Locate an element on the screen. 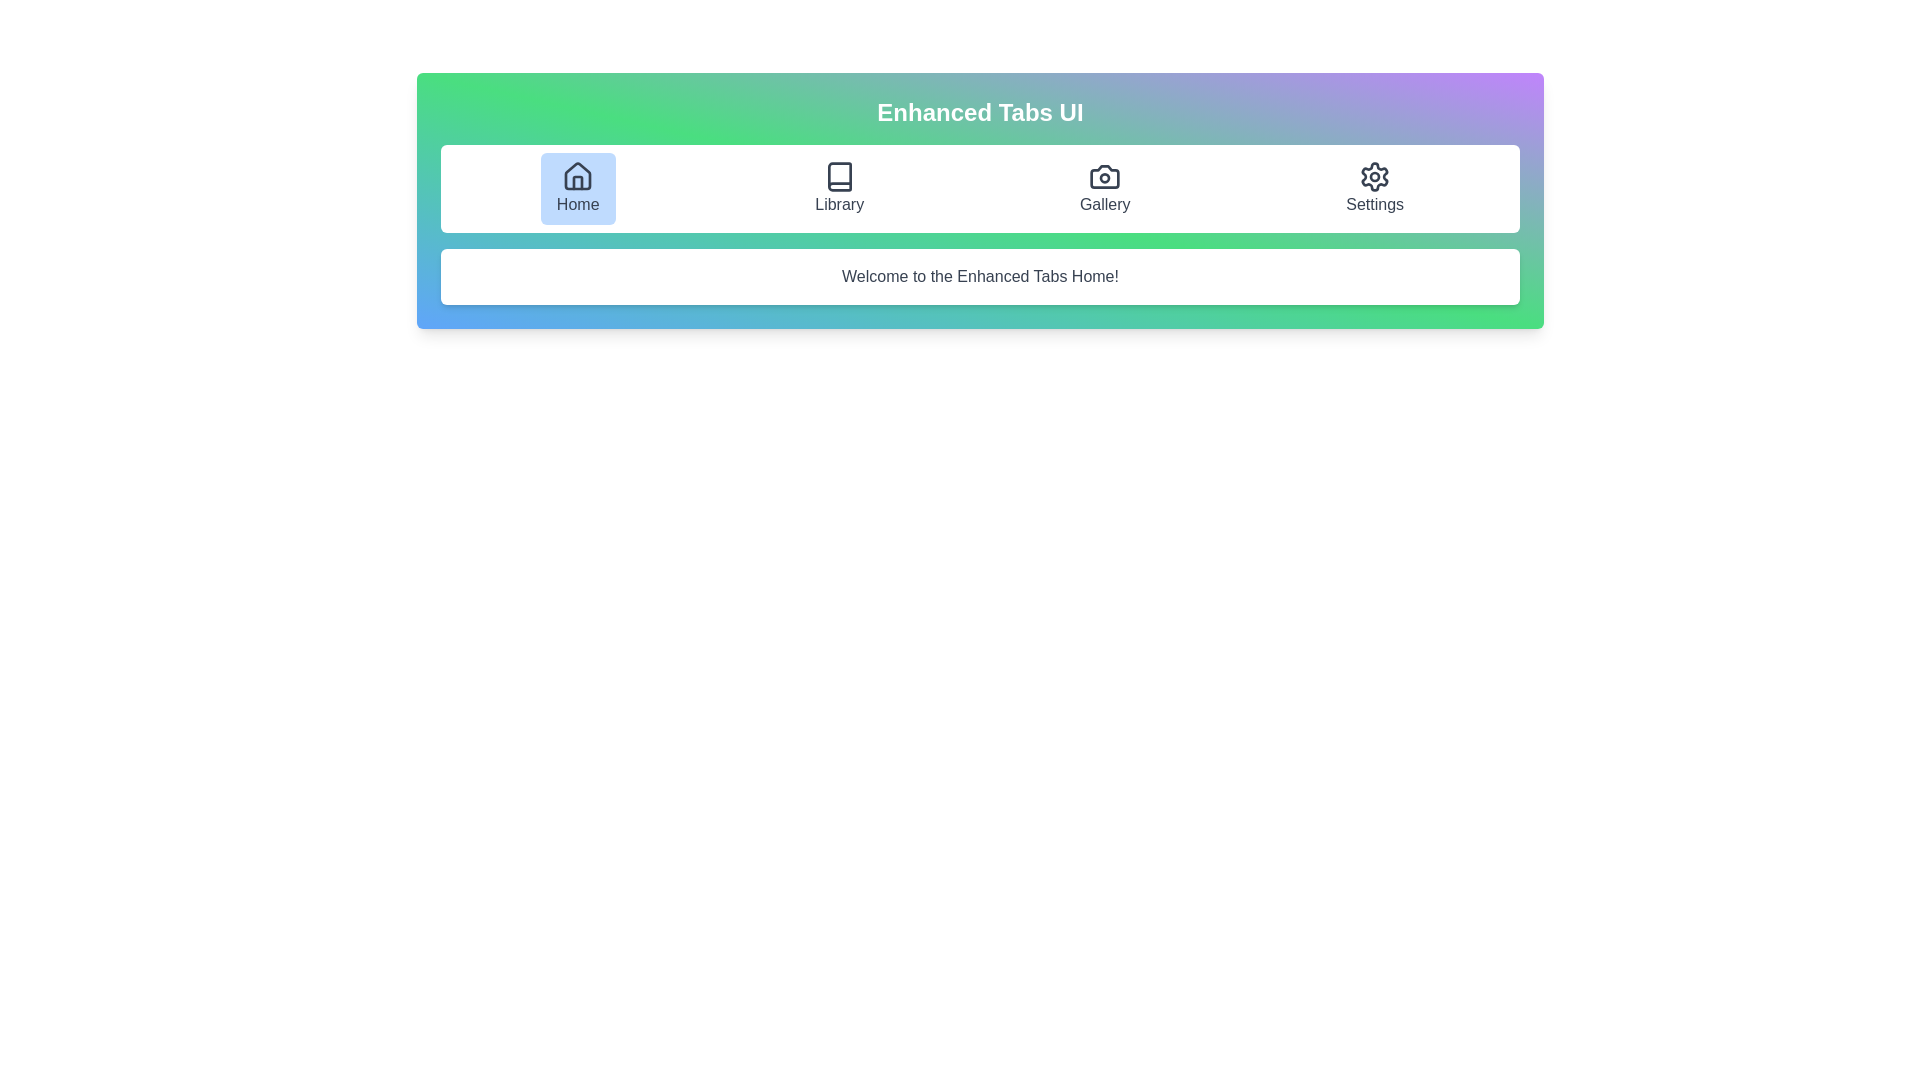  the tab labeled Settings is located at coordinates (1374, 189).